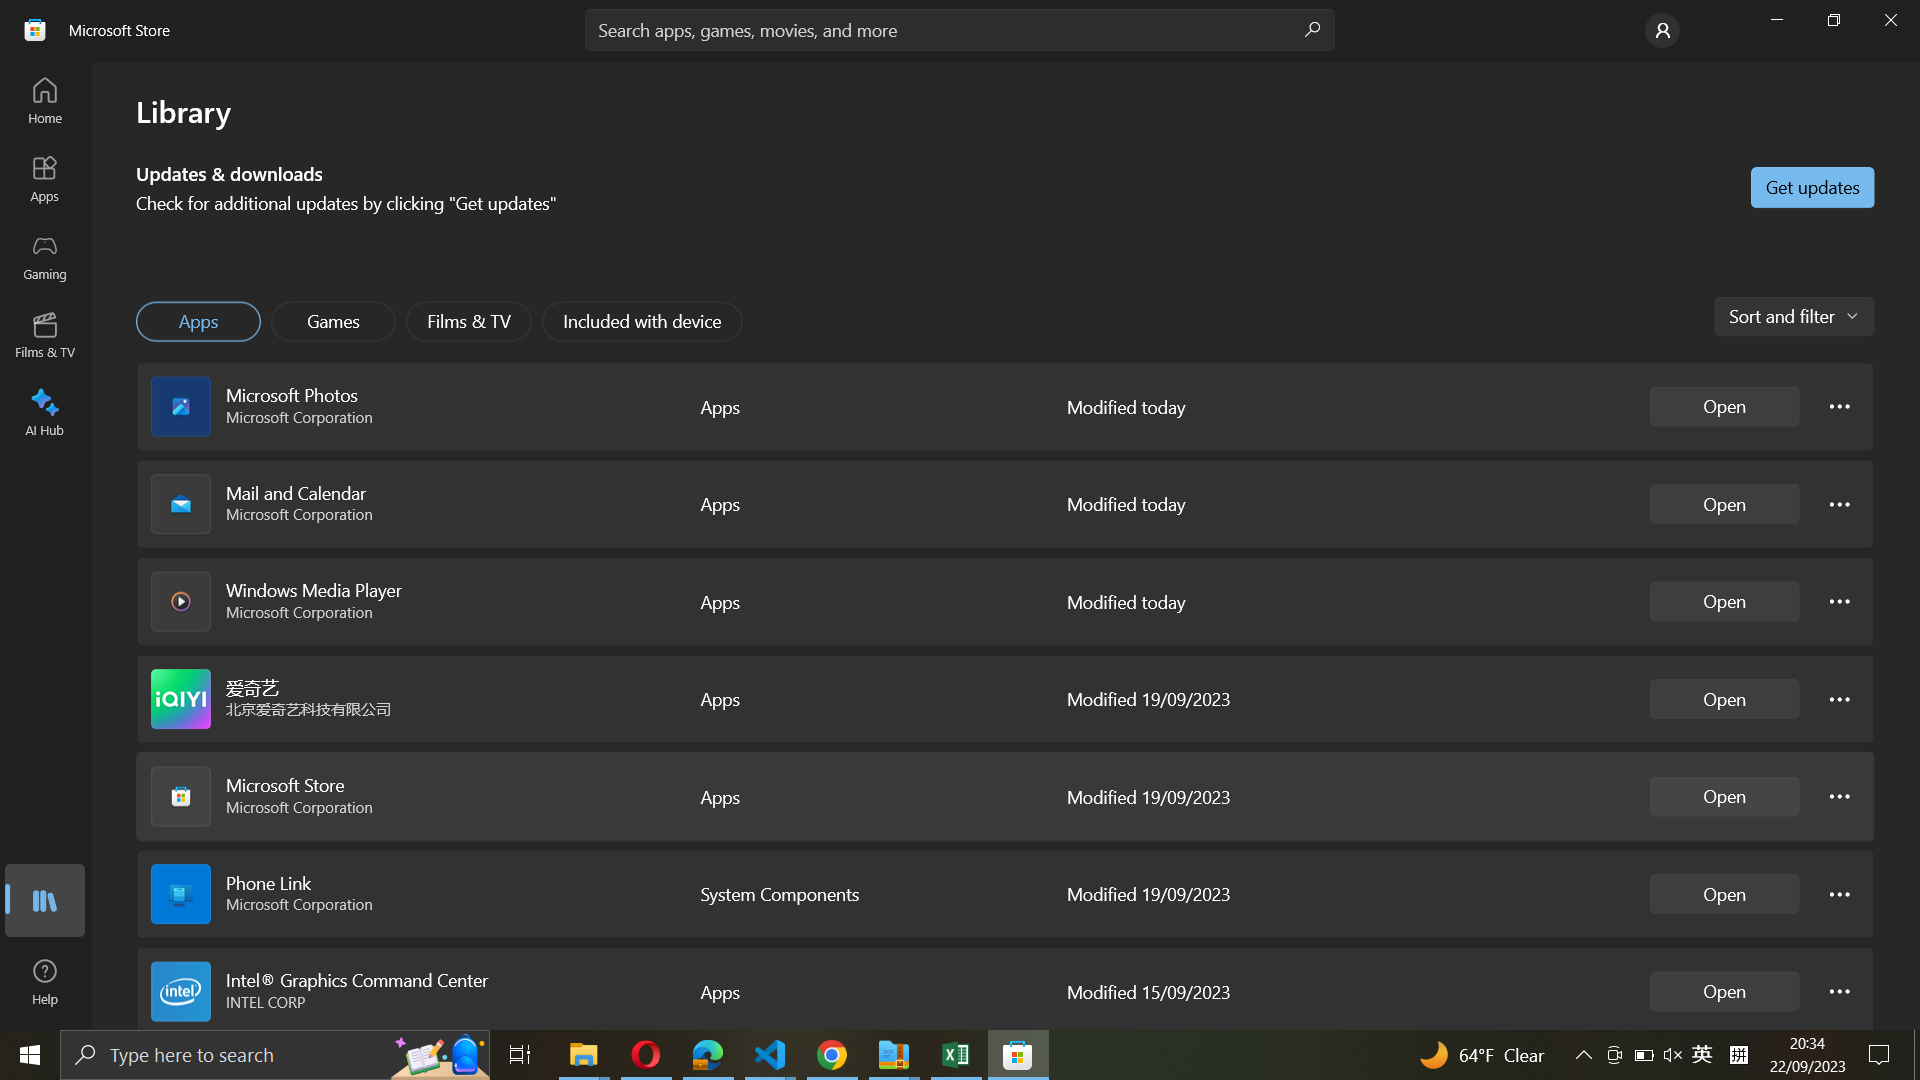 Image resolution: width=1920 pixels, height=1080 pixels. What do you see at coordinates (1792, 315) in the screenshot?
I see `See Sort & Filter options` at bounding box center [1792, 315].